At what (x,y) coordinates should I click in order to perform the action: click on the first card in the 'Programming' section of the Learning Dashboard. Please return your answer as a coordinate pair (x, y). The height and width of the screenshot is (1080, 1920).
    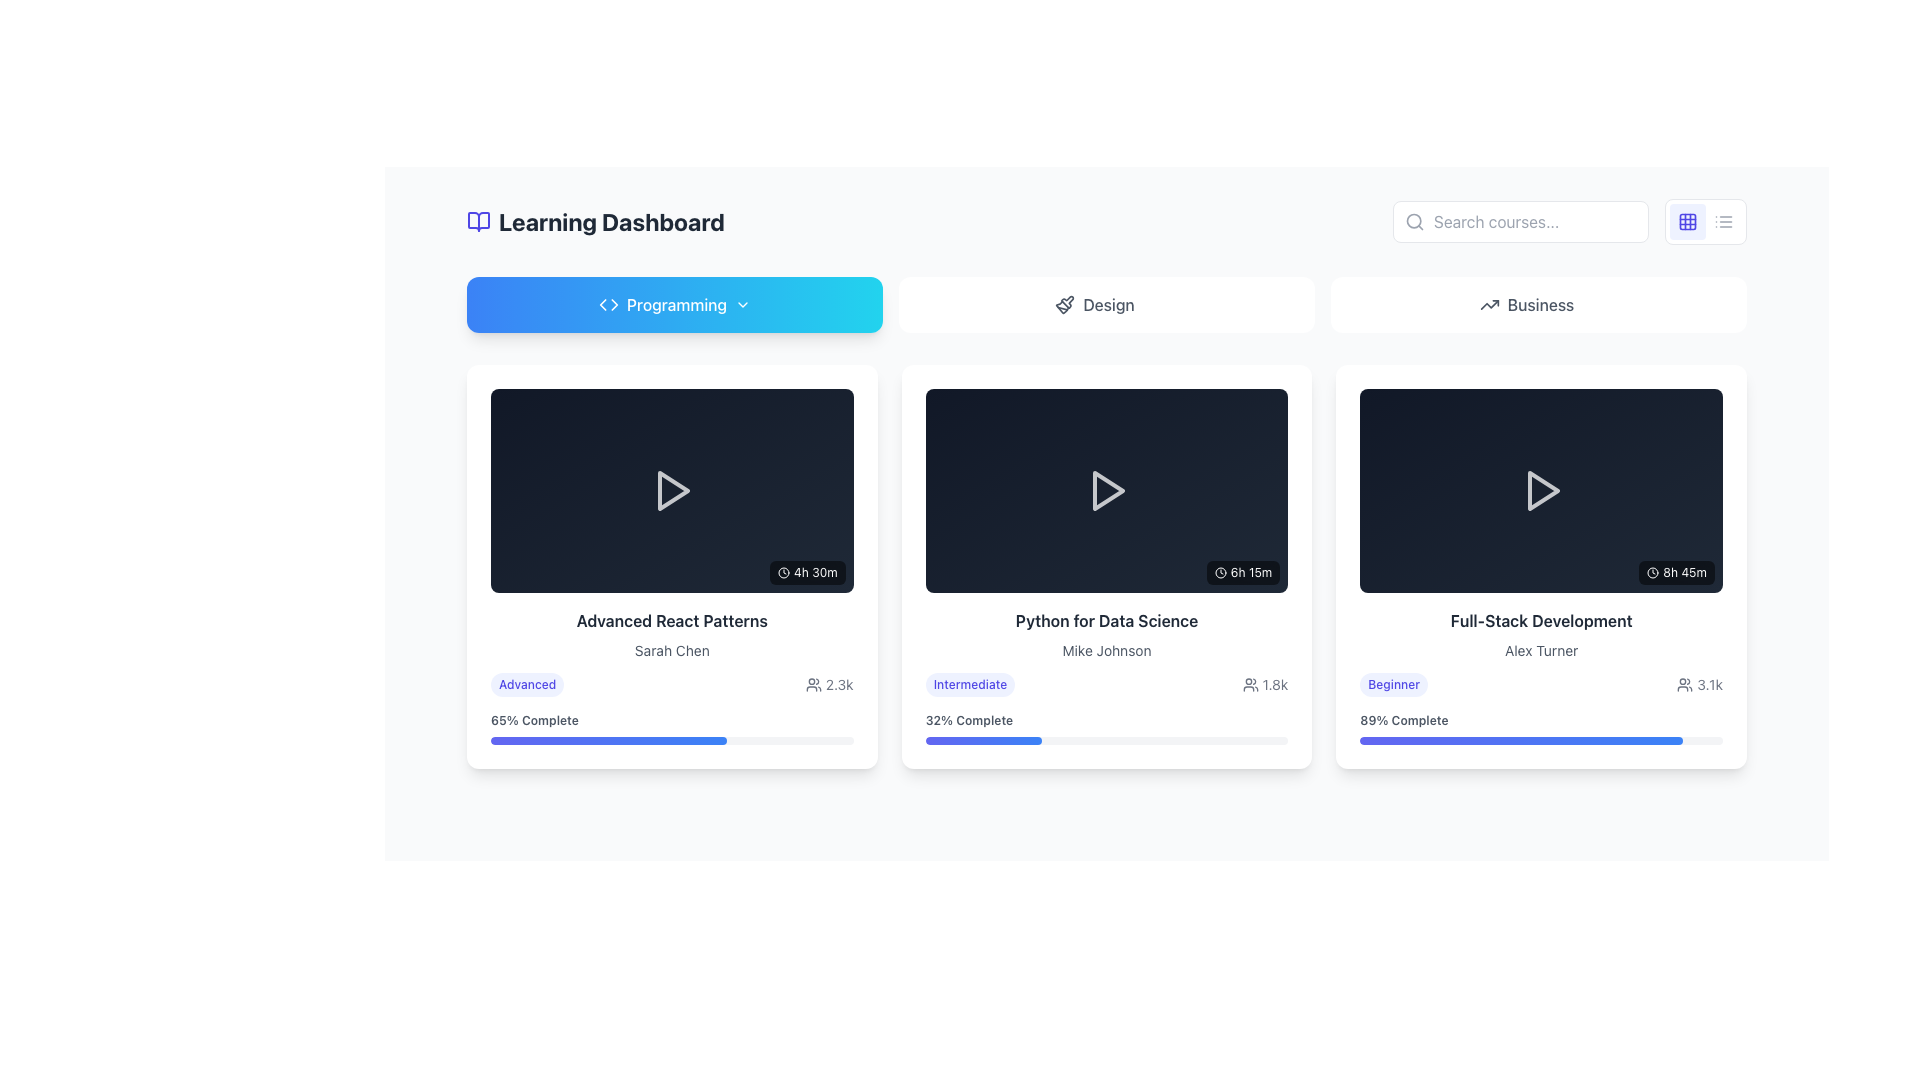
    Looking at the image, I should click on (672, 567).